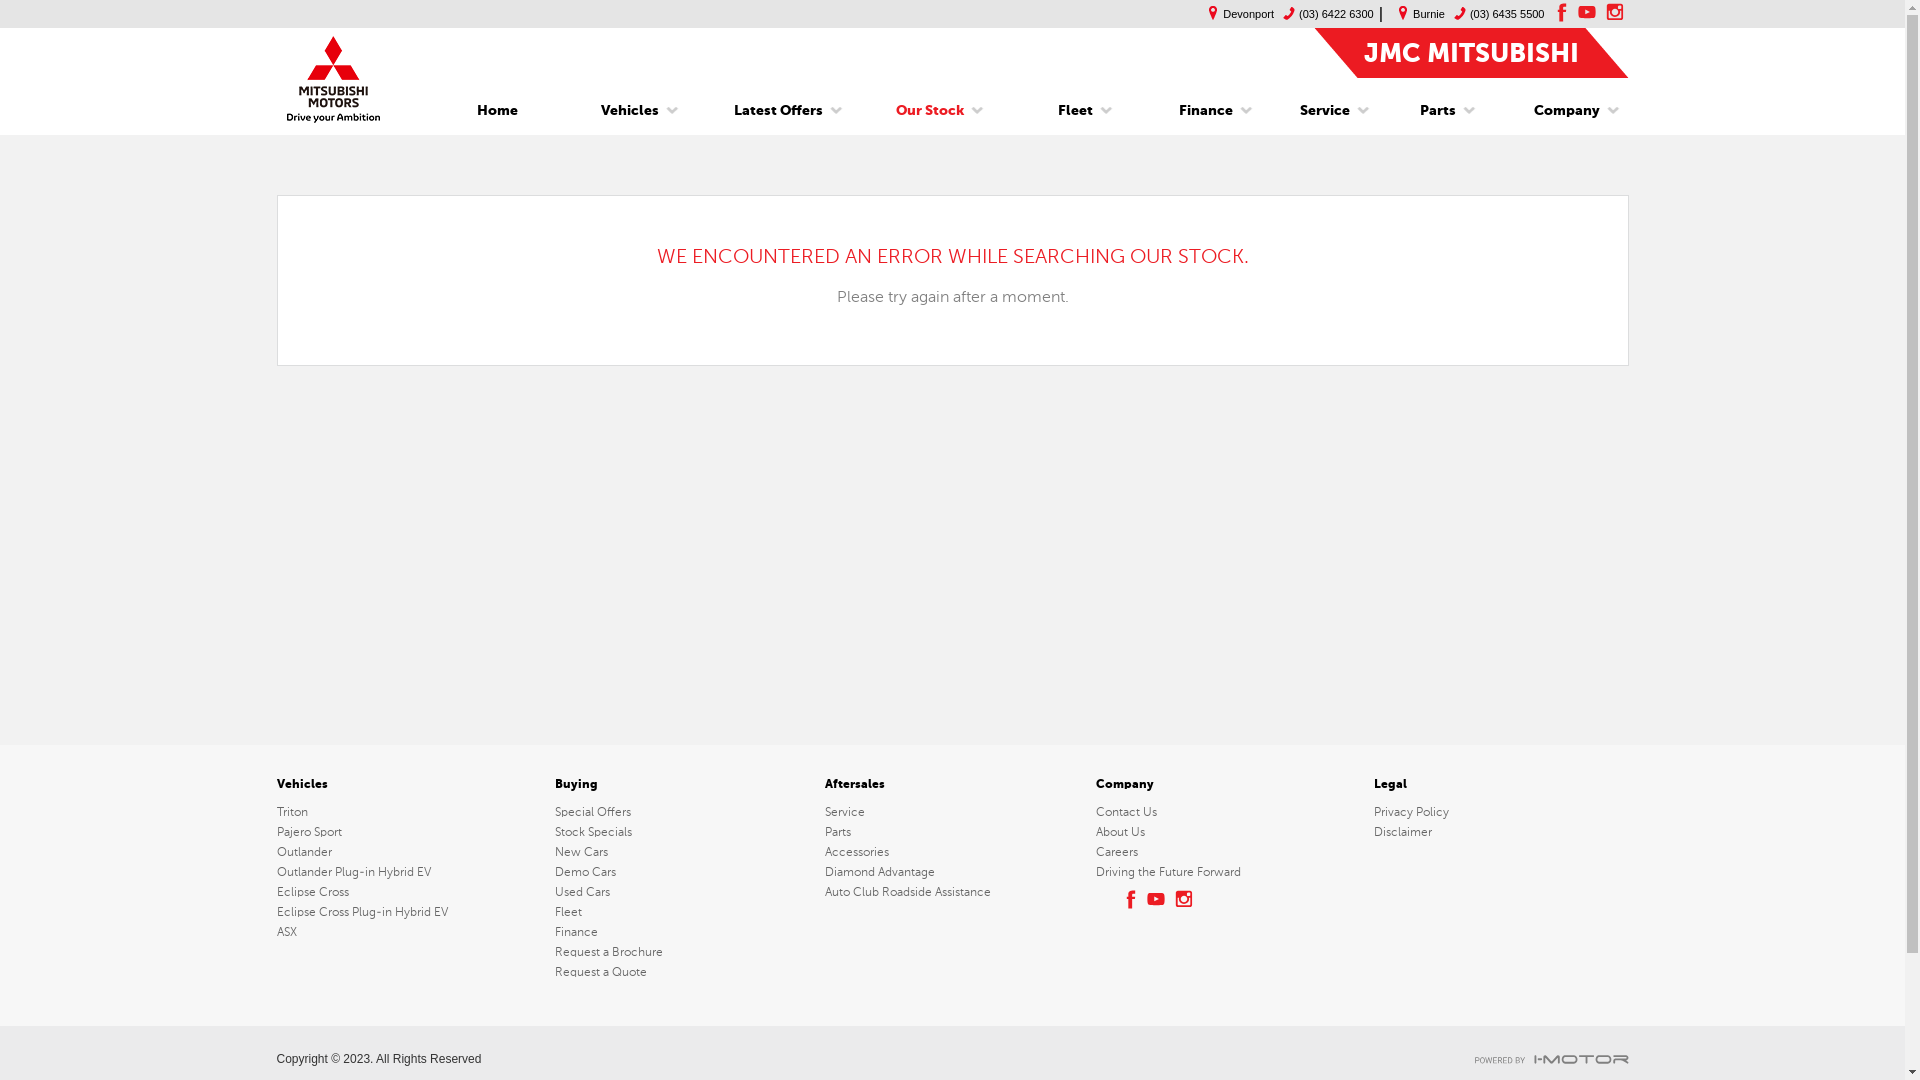 This screenshot has width=1920, height=1080. What do you see at coordinates (1235, 14) in the screenshot?
I see `'Devonport'` at bounding box center [1235, 14].